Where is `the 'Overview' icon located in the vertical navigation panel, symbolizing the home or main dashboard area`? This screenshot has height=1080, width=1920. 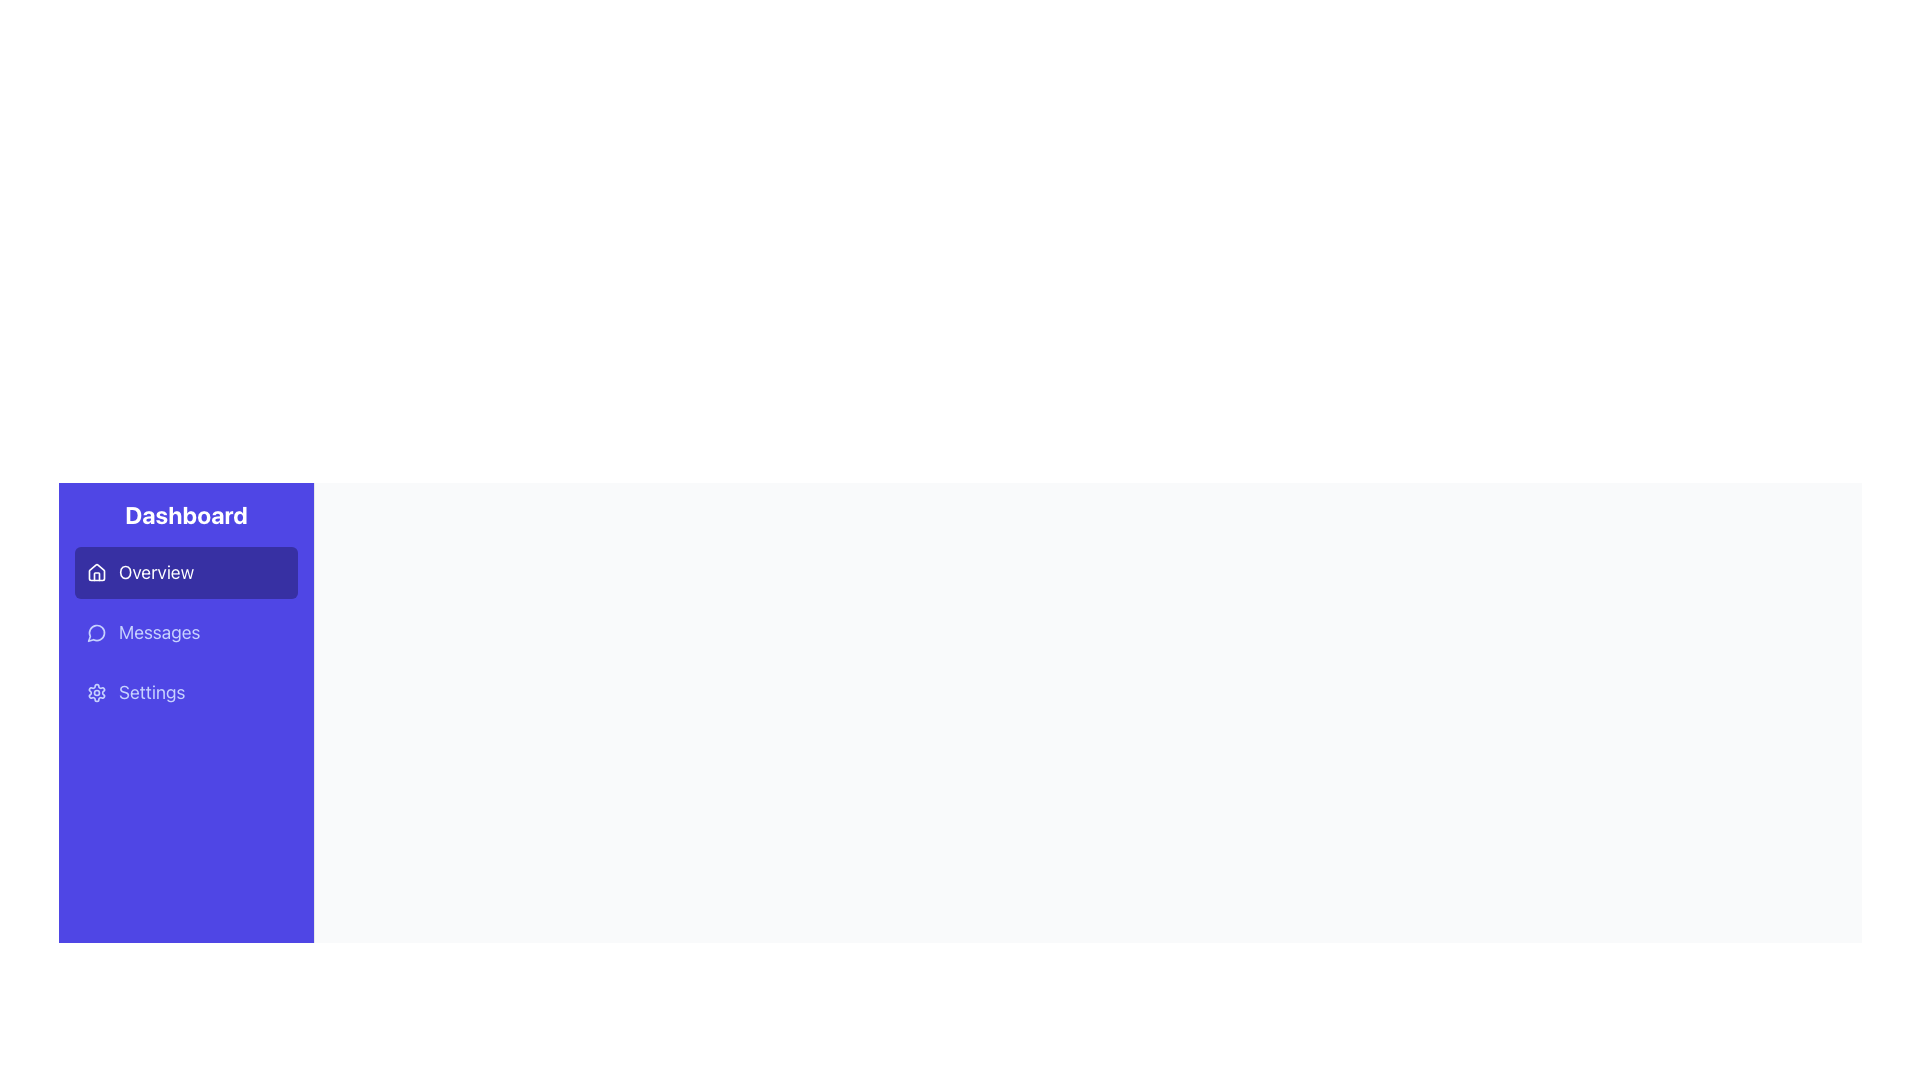 the 'Overview' icon located in the vertical navigation panel, symbolizing the home or main dashboard area is located at coordinates (95, 573).